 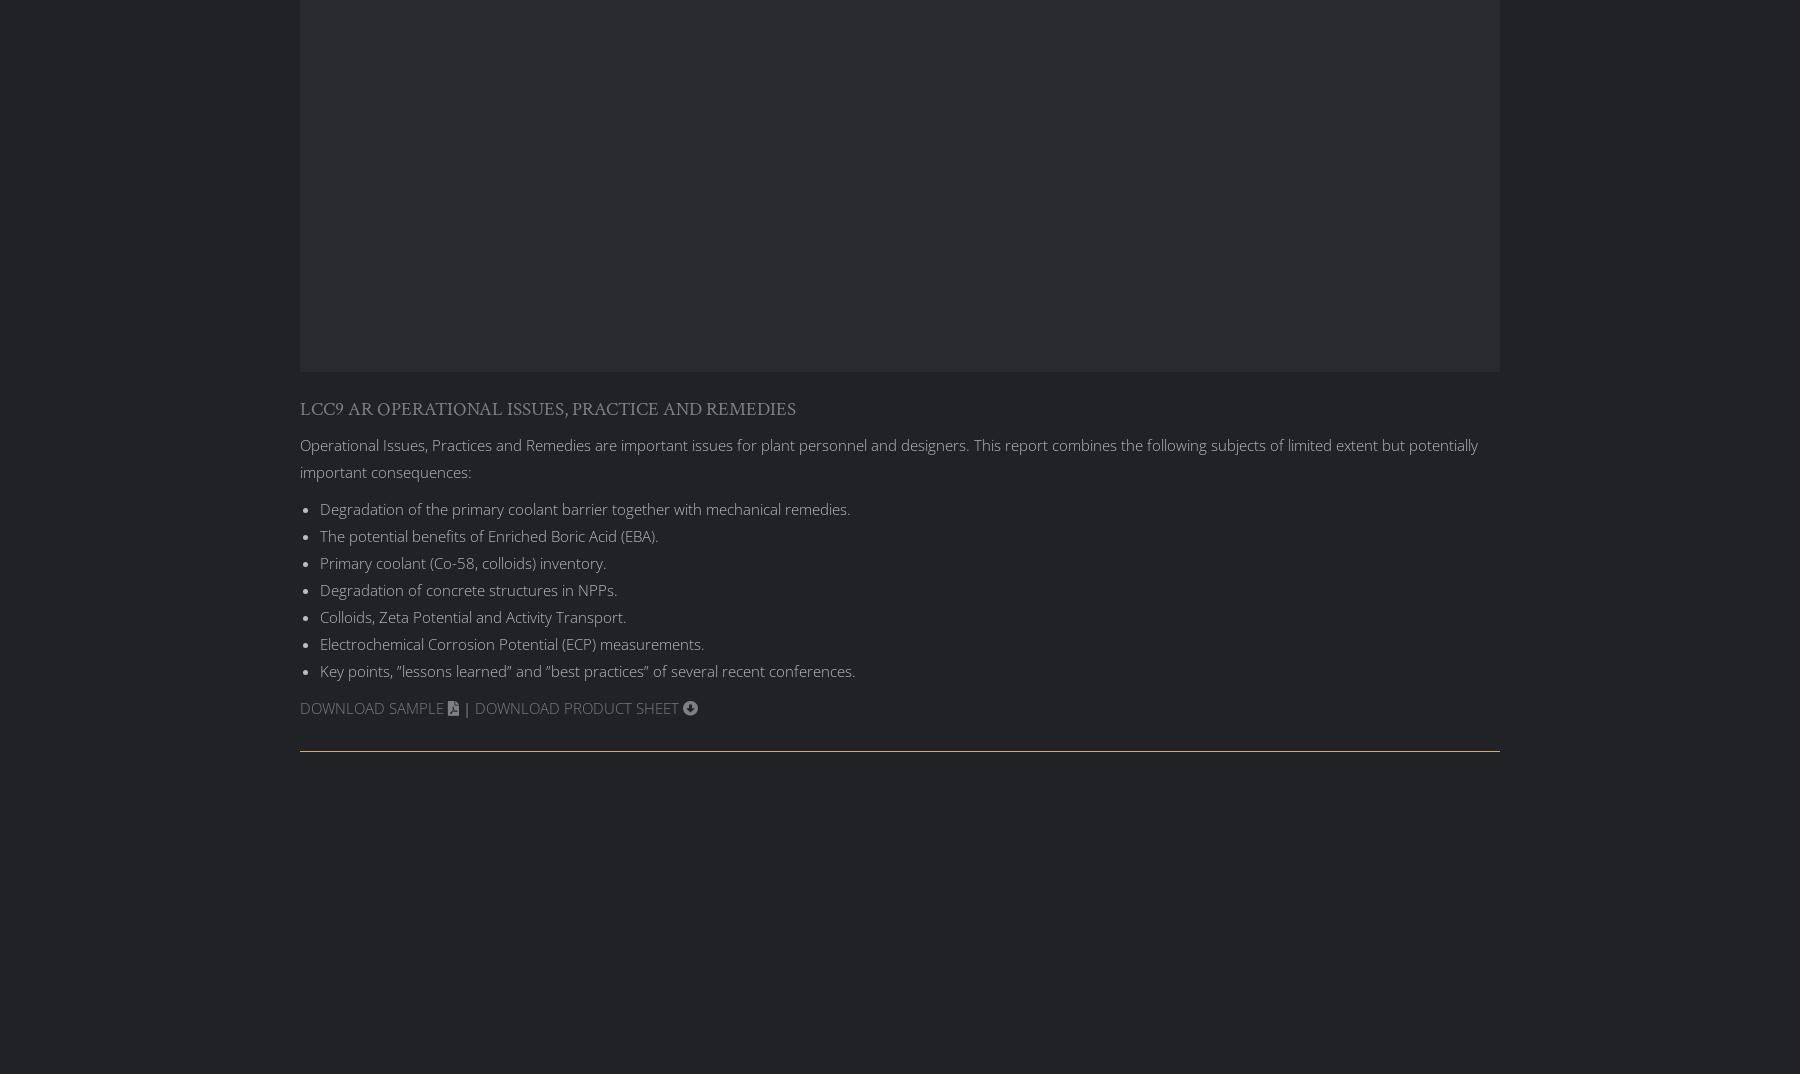 I want to click on 'DOWNLOAD SAMPLE', so click(x=299, y=707).